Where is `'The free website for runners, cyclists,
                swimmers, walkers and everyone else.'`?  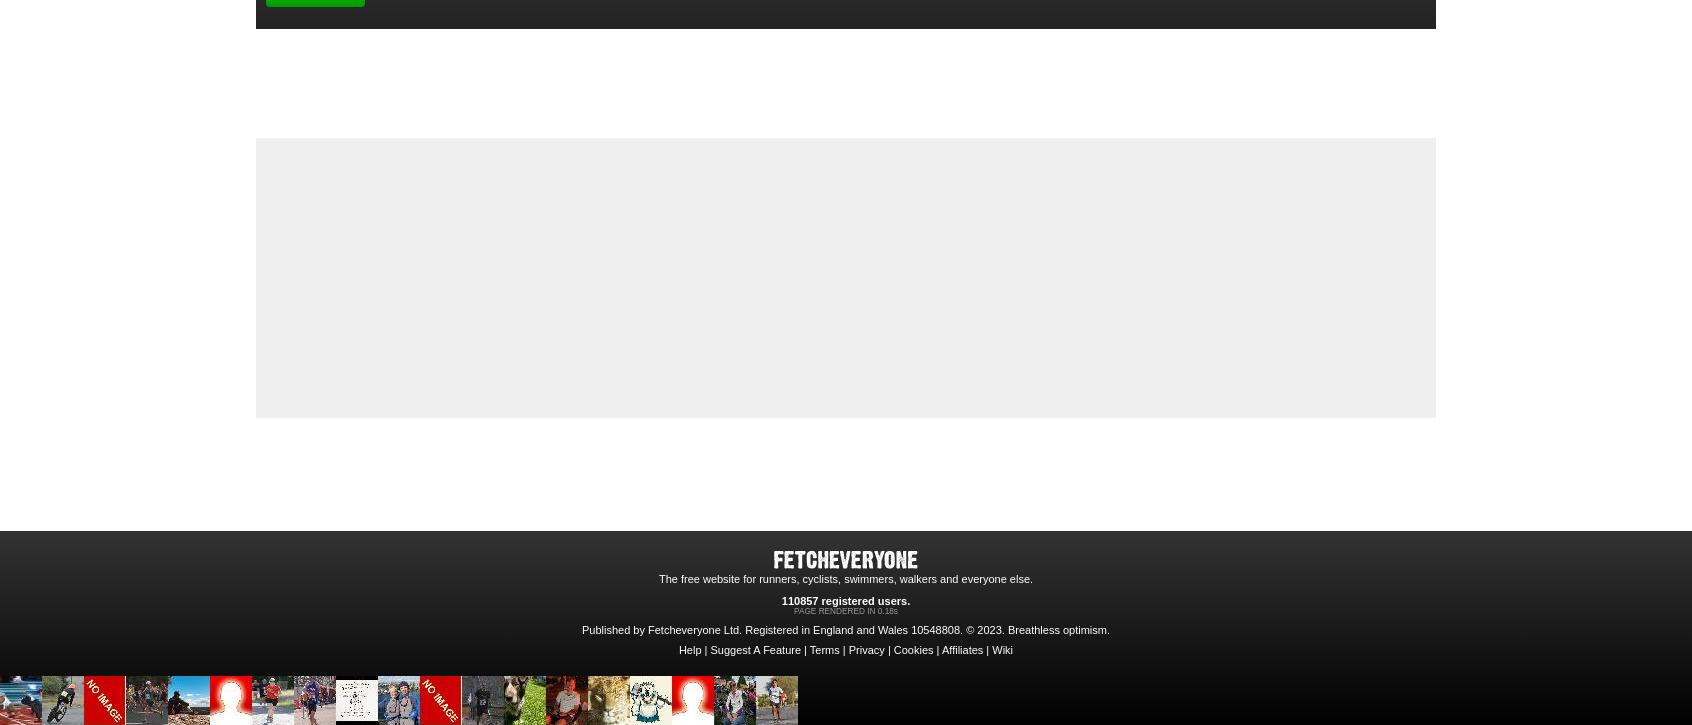
'The free website for runners, cyclists,
                swimmers, walkers and everyone else.' is located at coordinates (845, 578).